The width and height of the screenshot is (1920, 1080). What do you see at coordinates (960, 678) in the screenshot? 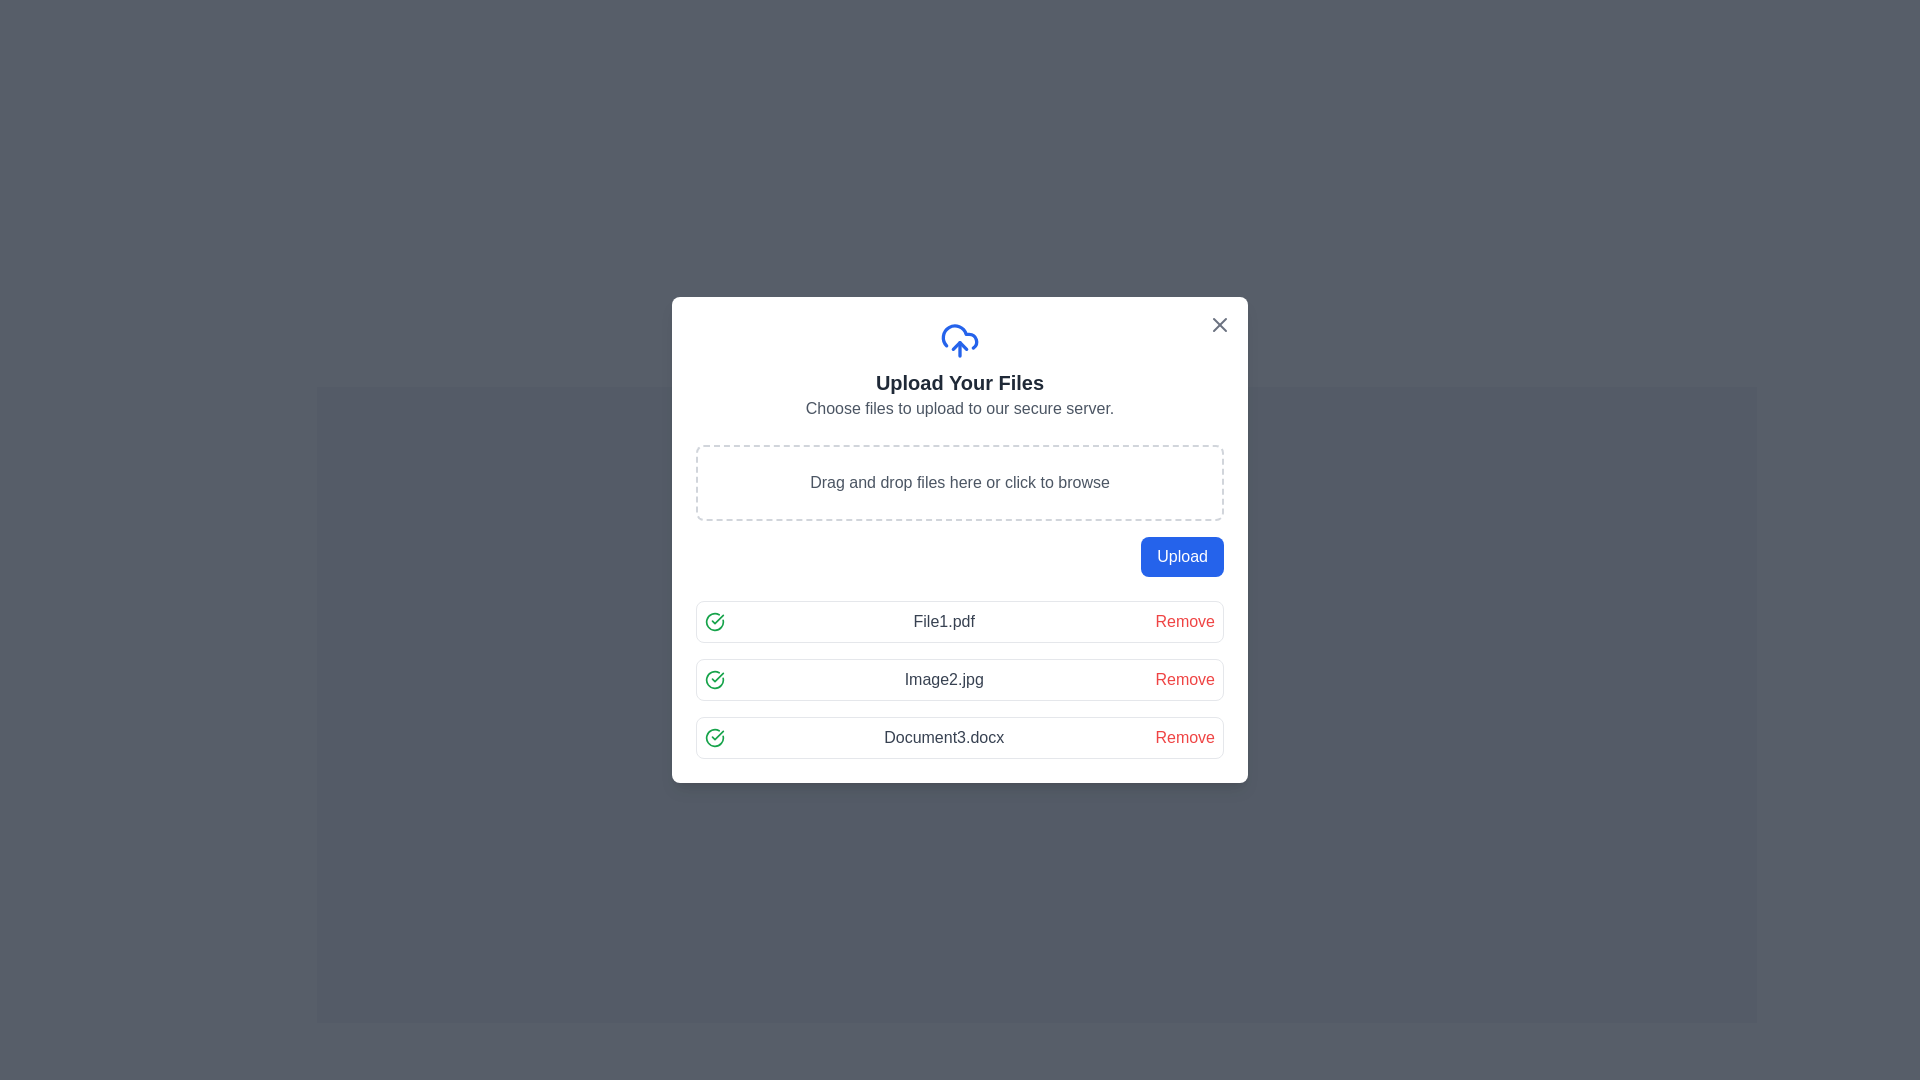
I see `the list of uploaded files displayed in the central card layout below the 'Upload' button` at bounding box center [960, 678].